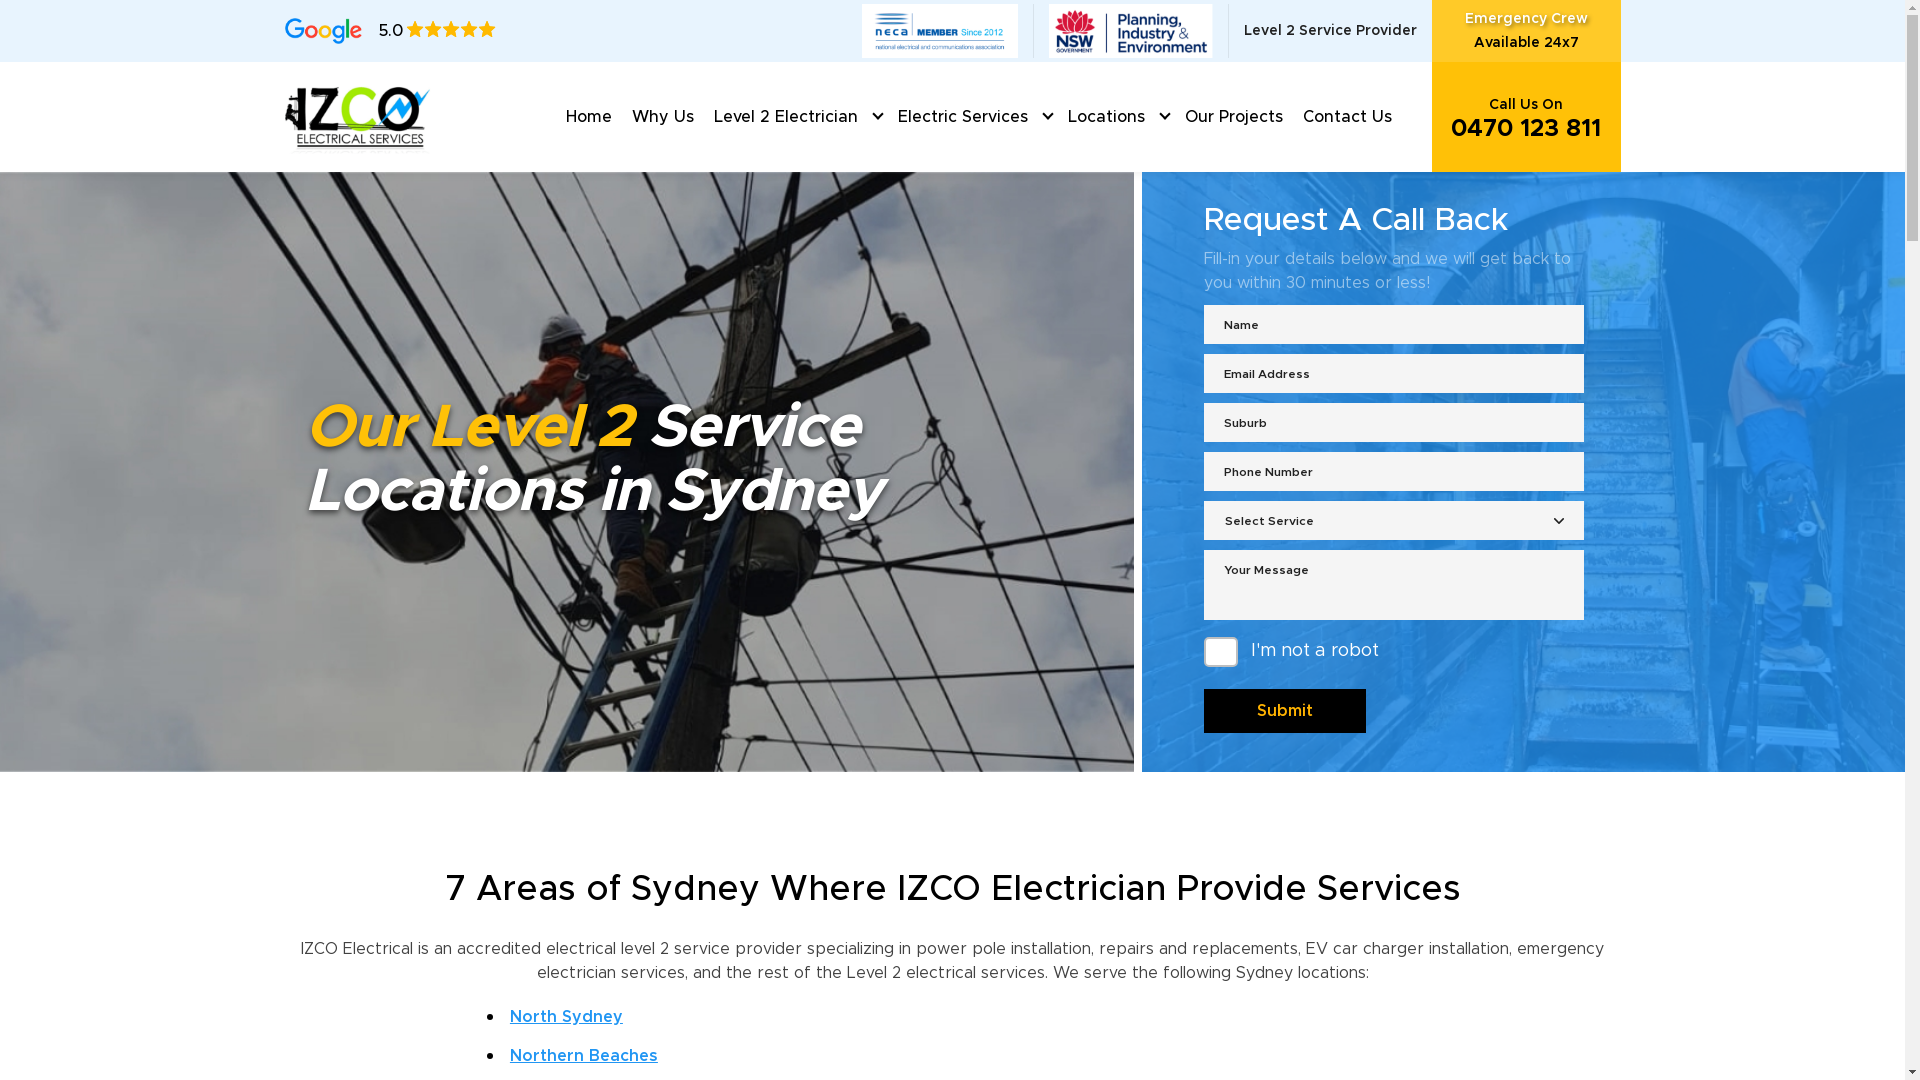 The width and height of the screenshot is (1920, 1080). I want to click on 'Northern Beaches', so click(583, 1055).